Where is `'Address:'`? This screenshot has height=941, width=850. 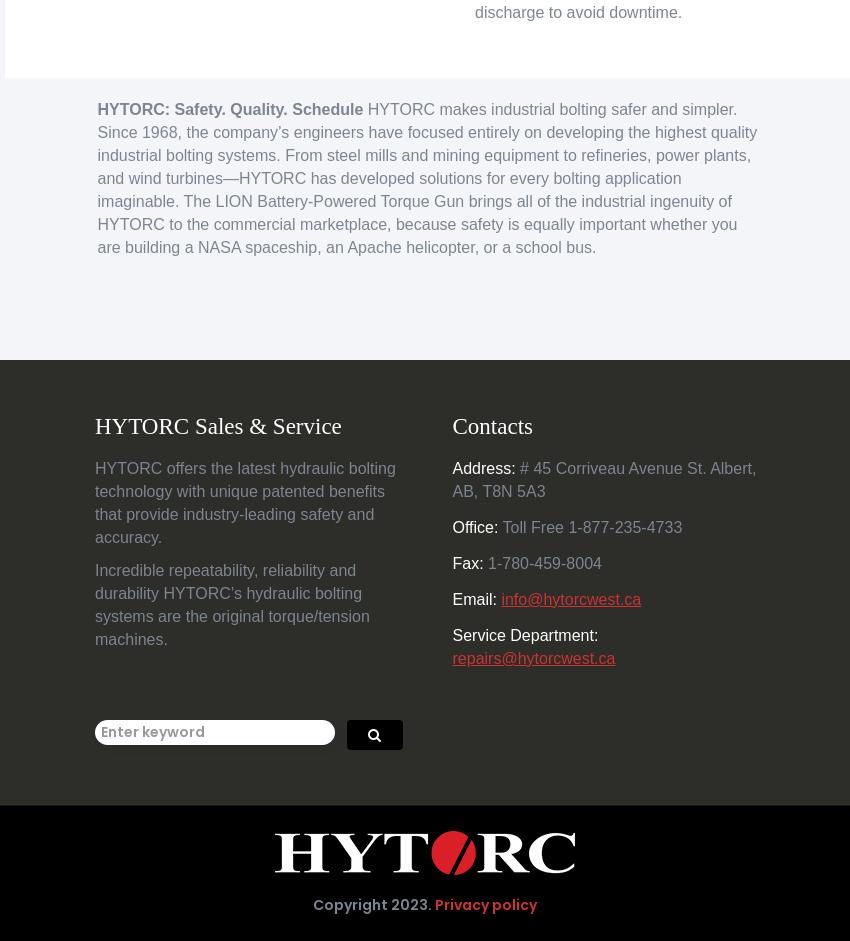
'Address:' is located at coordinates (483, 467).